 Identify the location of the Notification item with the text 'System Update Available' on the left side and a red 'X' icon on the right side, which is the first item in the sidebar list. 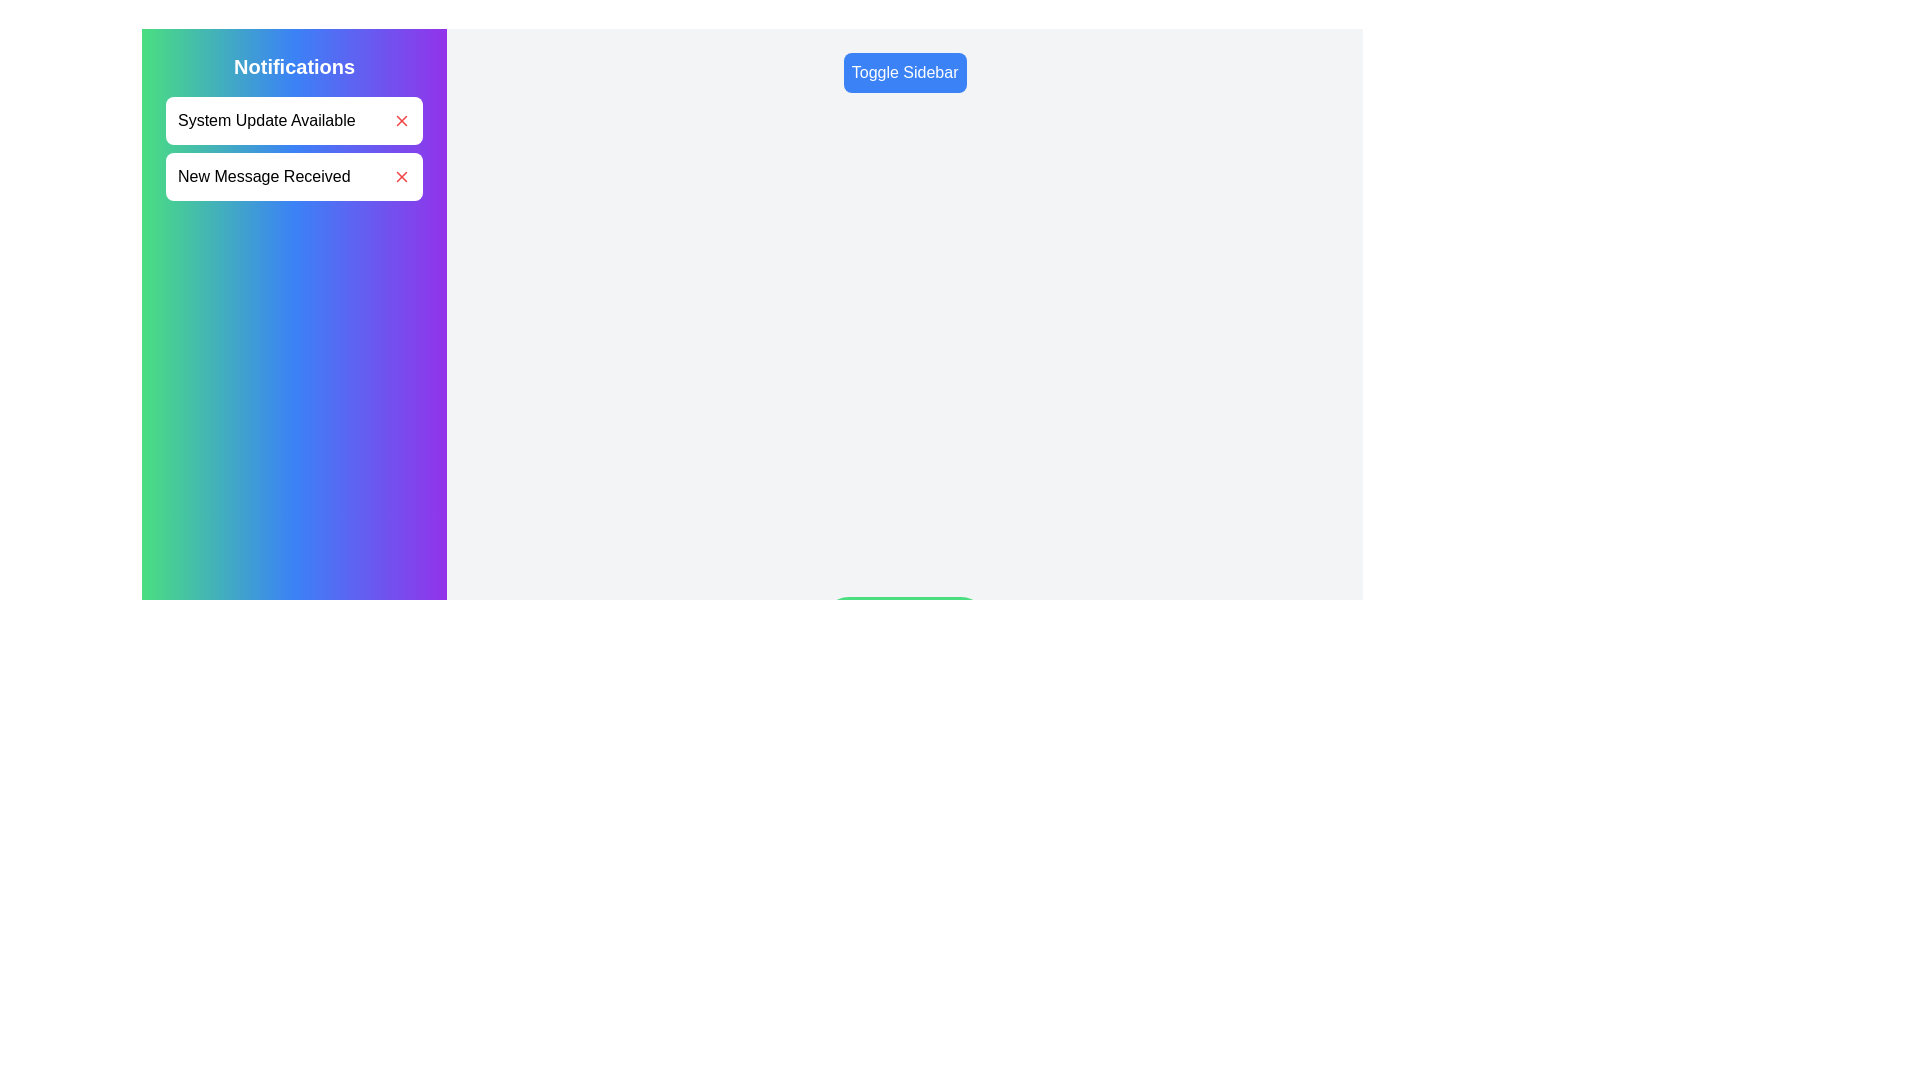
(293, 120).